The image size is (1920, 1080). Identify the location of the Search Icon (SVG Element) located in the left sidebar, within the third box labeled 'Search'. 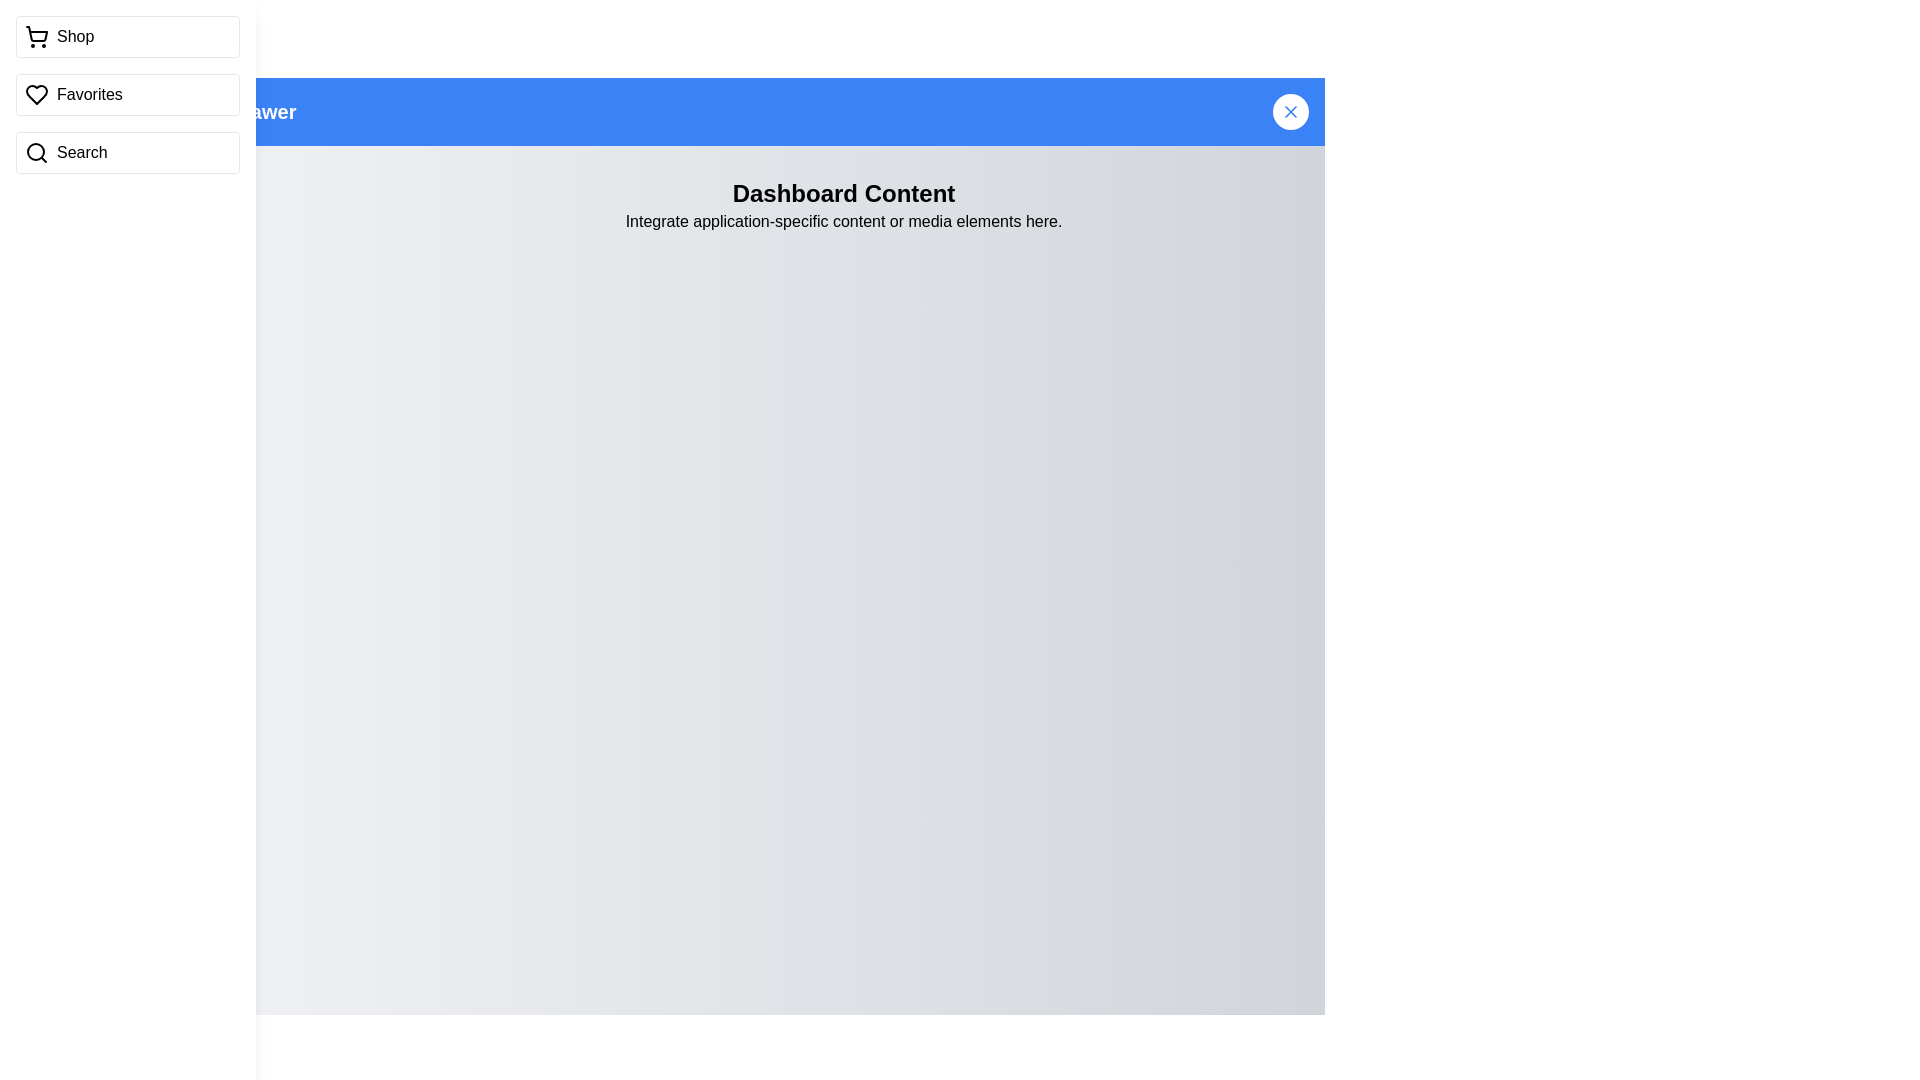
(37, 152).